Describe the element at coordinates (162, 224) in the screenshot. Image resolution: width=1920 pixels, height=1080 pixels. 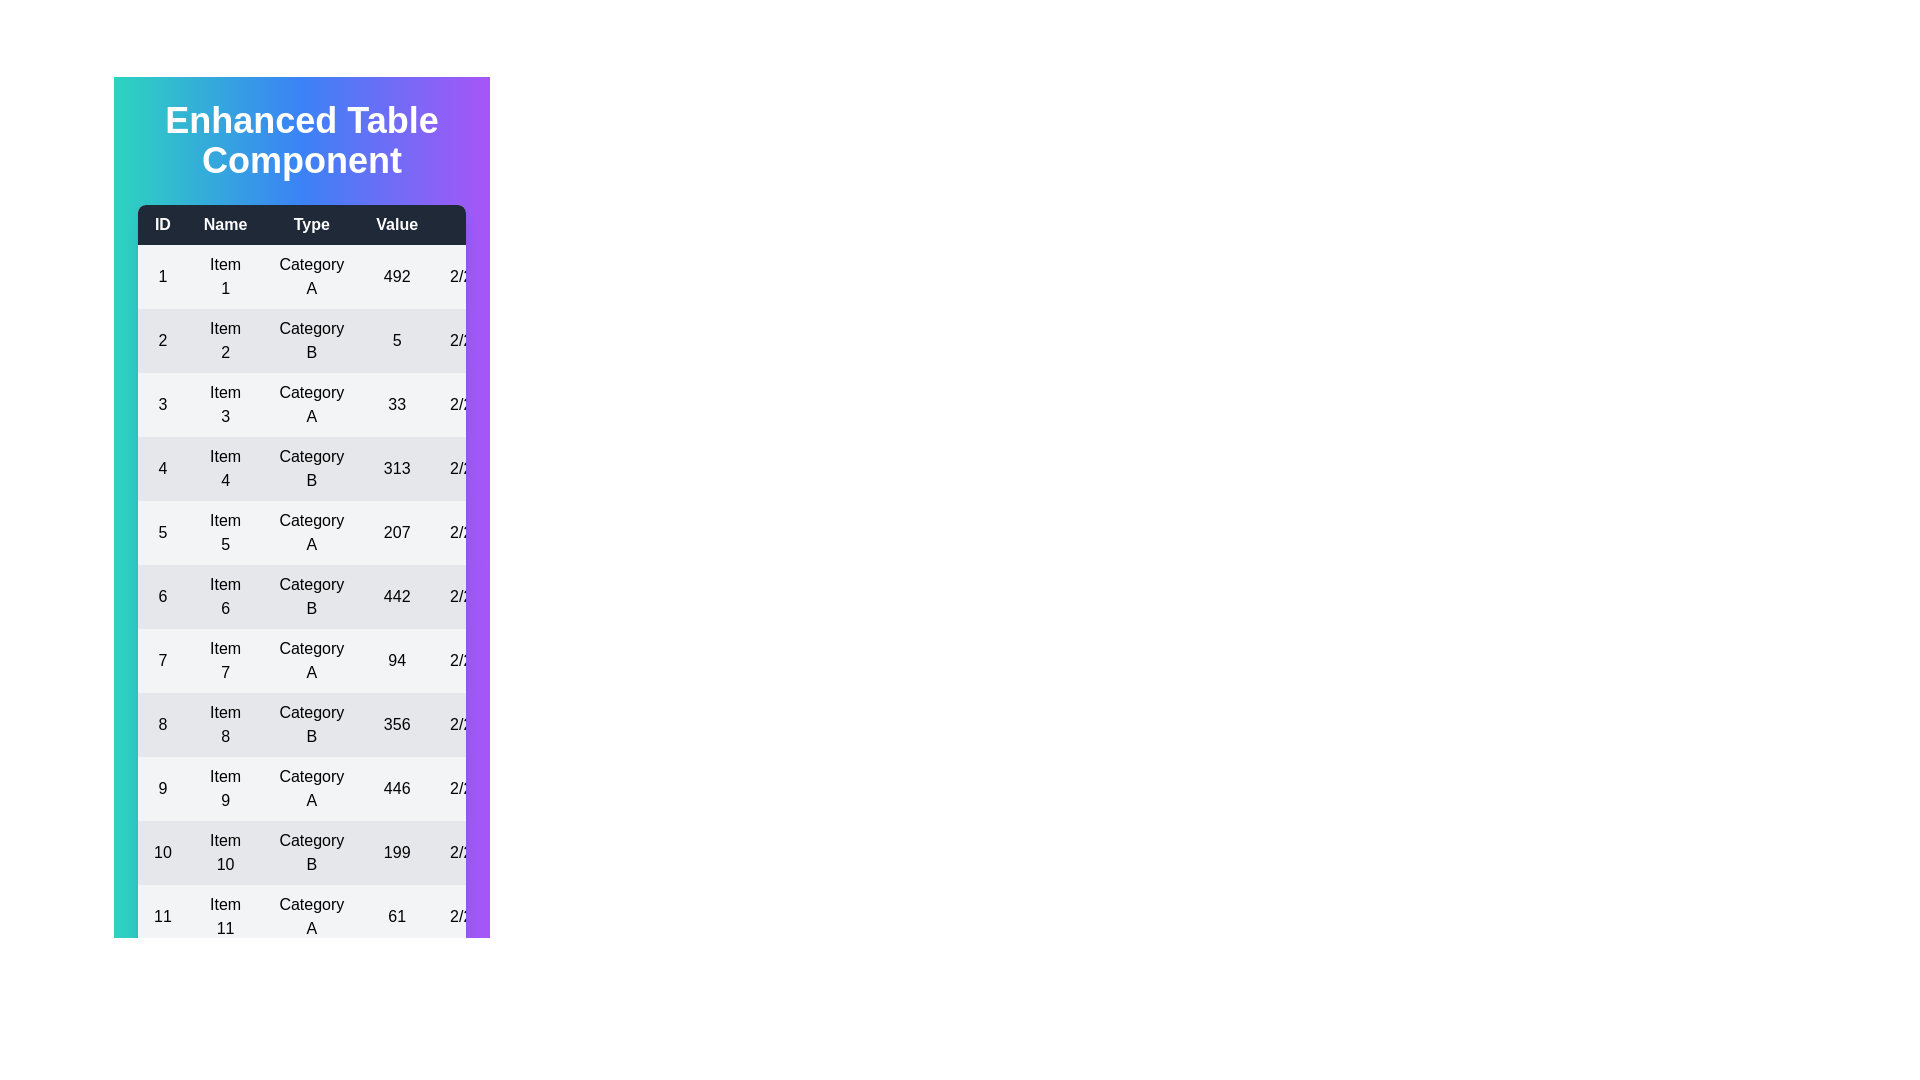
I see `the header of the column to sort by ID` at that location.